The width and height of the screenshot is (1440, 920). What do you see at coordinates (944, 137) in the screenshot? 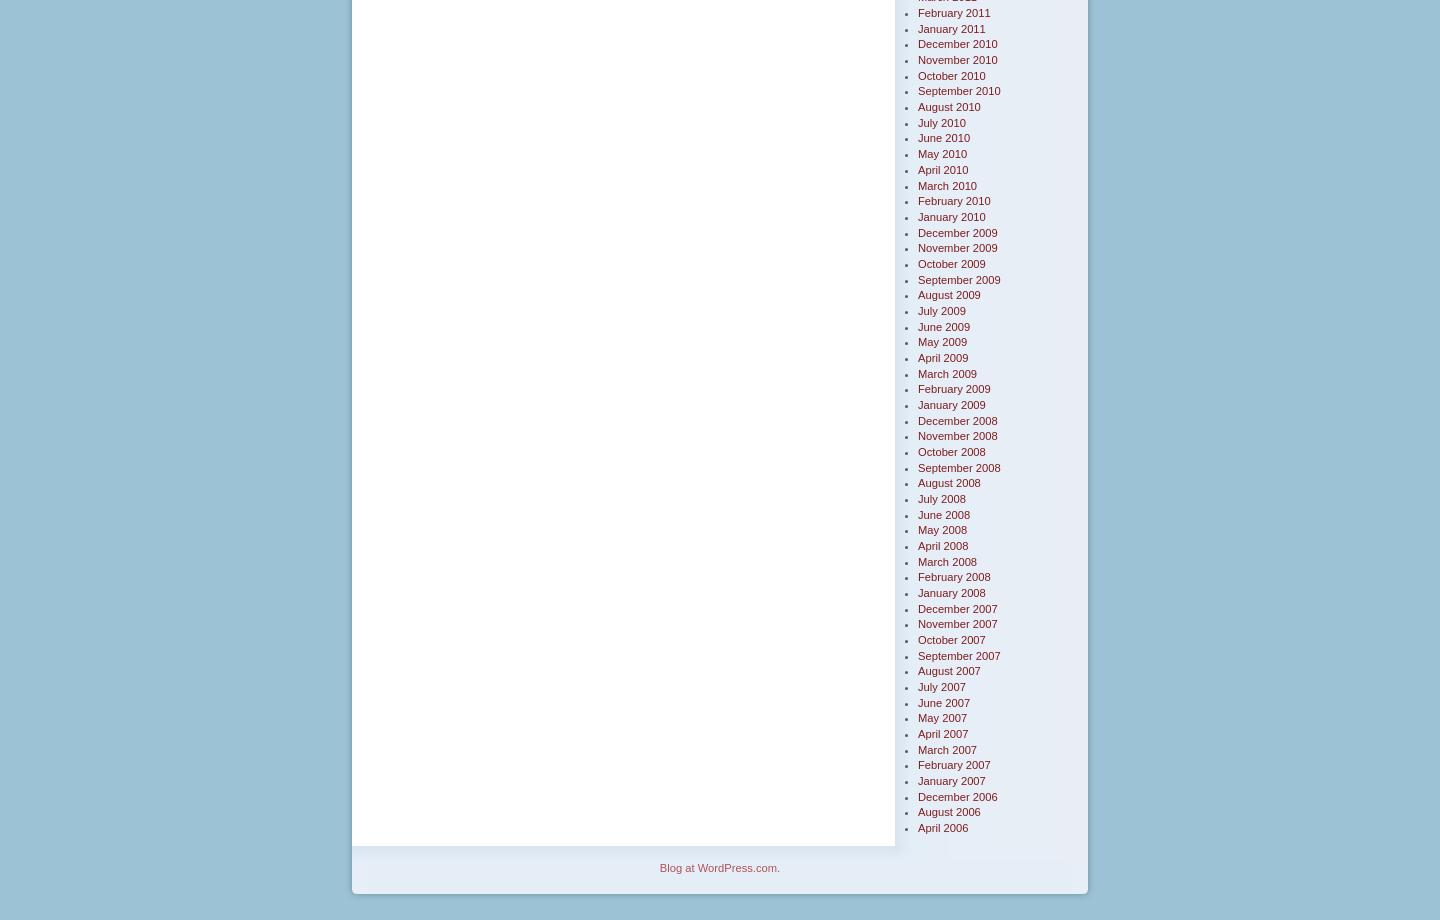
I see `'June 2010'` at bounding box center [944, 137].